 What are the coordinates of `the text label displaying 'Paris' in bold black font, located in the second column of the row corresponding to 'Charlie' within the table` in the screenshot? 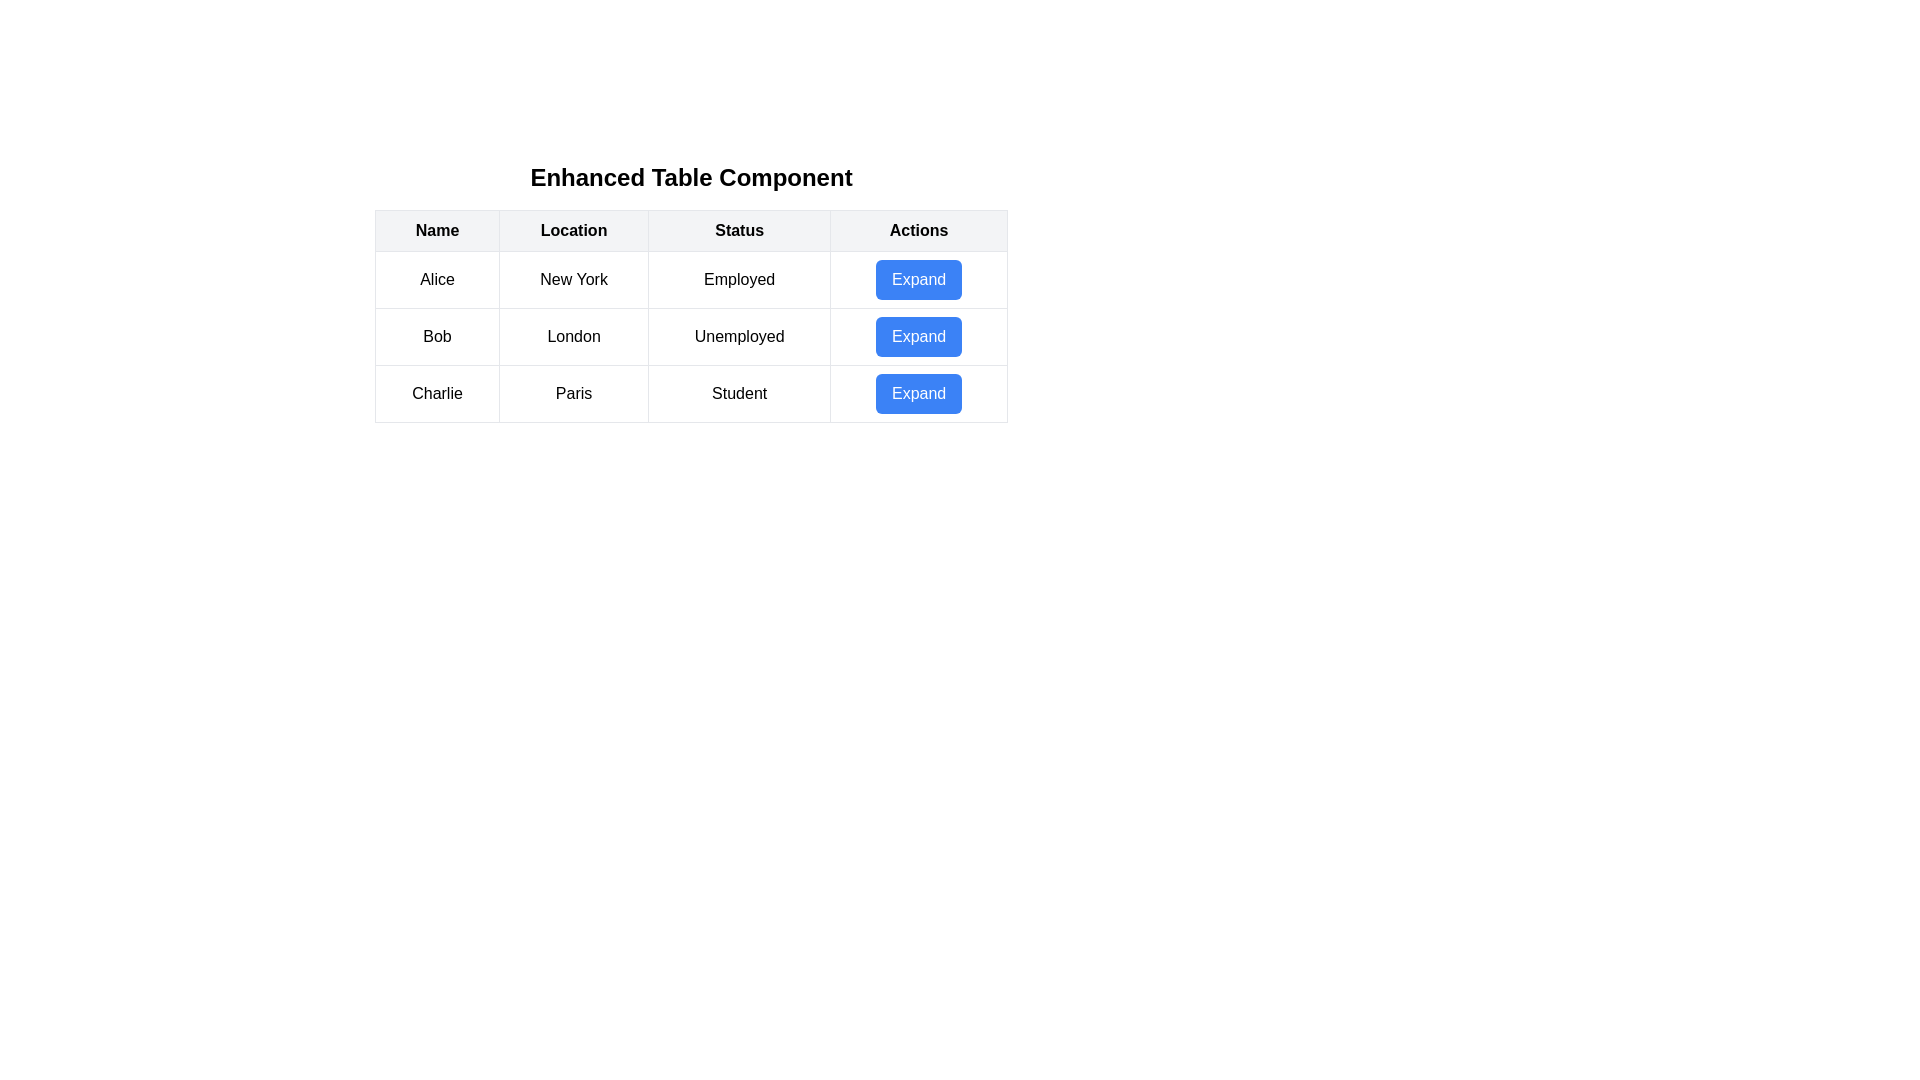 It's located at (573, 393).